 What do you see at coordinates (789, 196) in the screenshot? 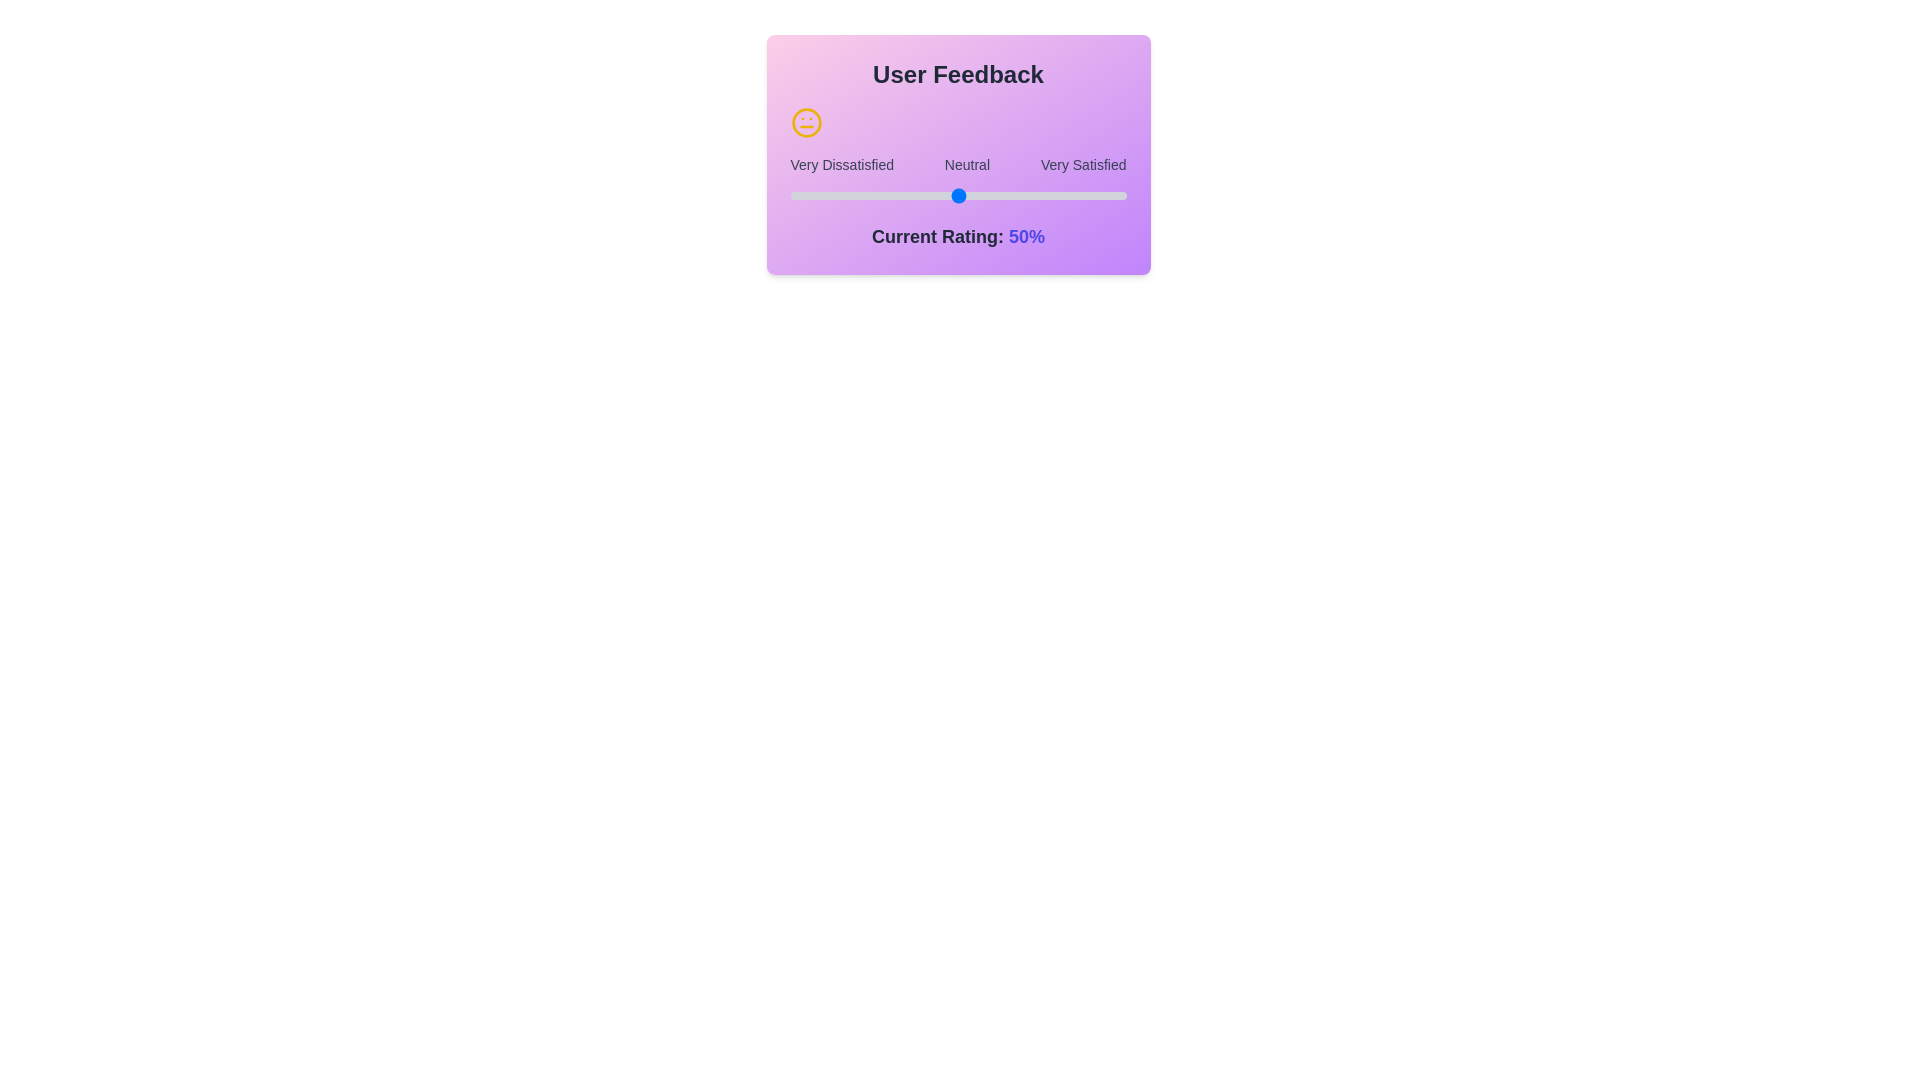
I see `the slider to set the rating to 31%` at bounding box center [789, 196].